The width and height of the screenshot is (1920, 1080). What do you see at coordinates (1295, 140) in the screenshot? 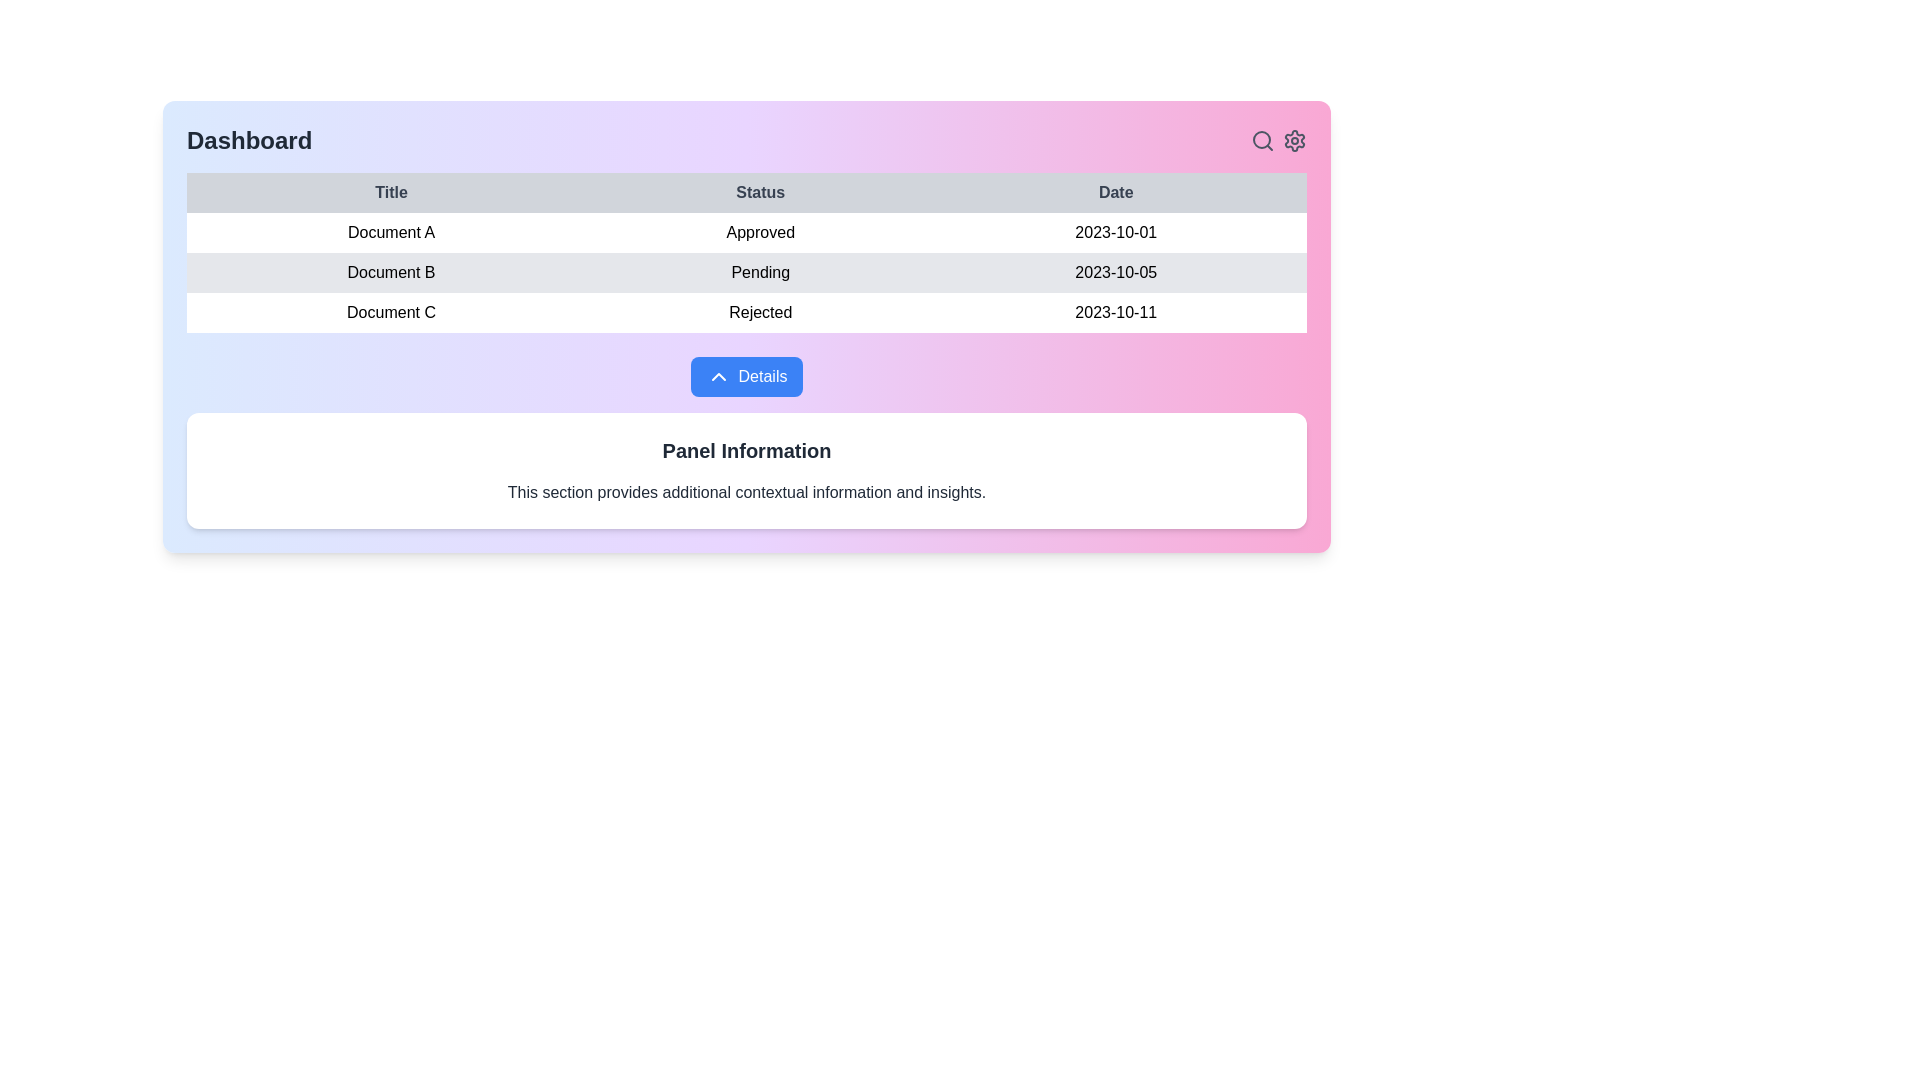
I see `the gear-shaped icon button located` at bounding box center [1295, 140].